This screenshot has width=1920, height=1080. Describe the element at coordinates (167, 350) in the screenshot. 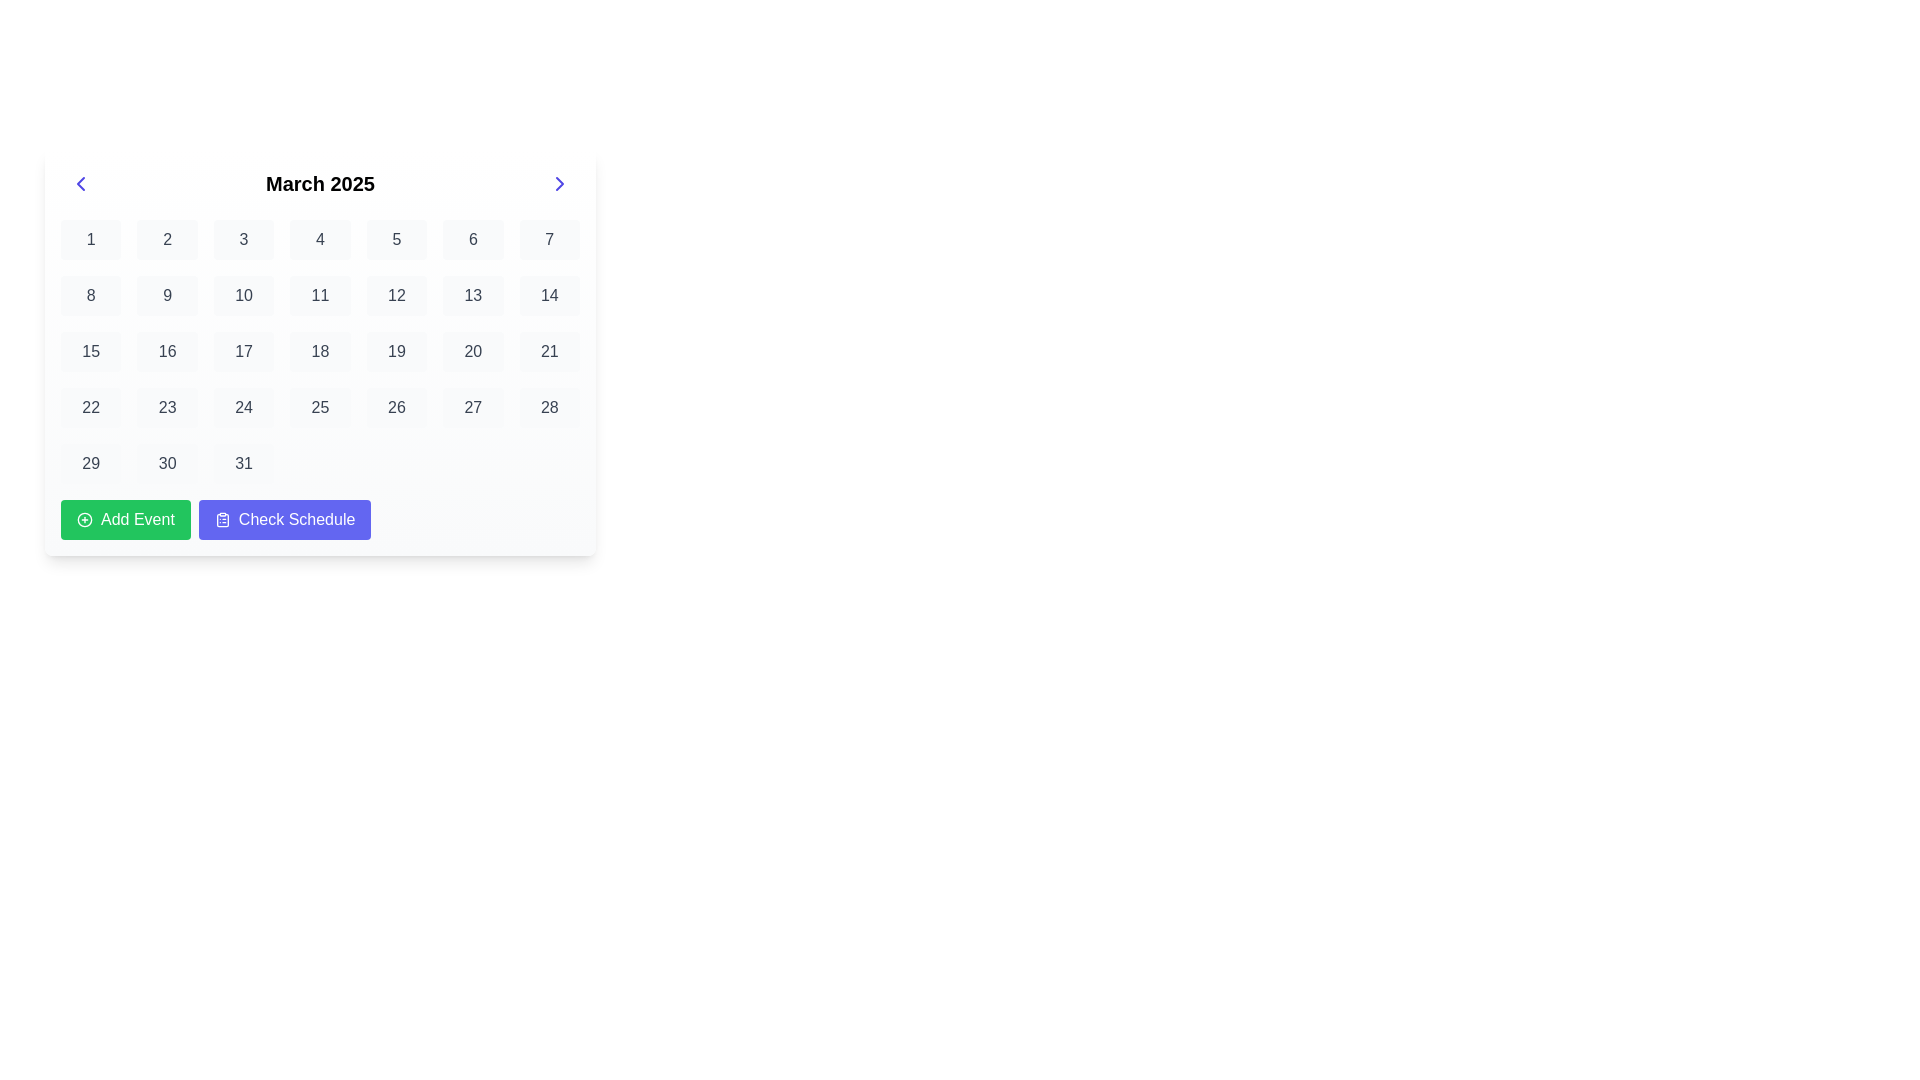

I see `the button representing the 16th day in the calendar view` at that location.